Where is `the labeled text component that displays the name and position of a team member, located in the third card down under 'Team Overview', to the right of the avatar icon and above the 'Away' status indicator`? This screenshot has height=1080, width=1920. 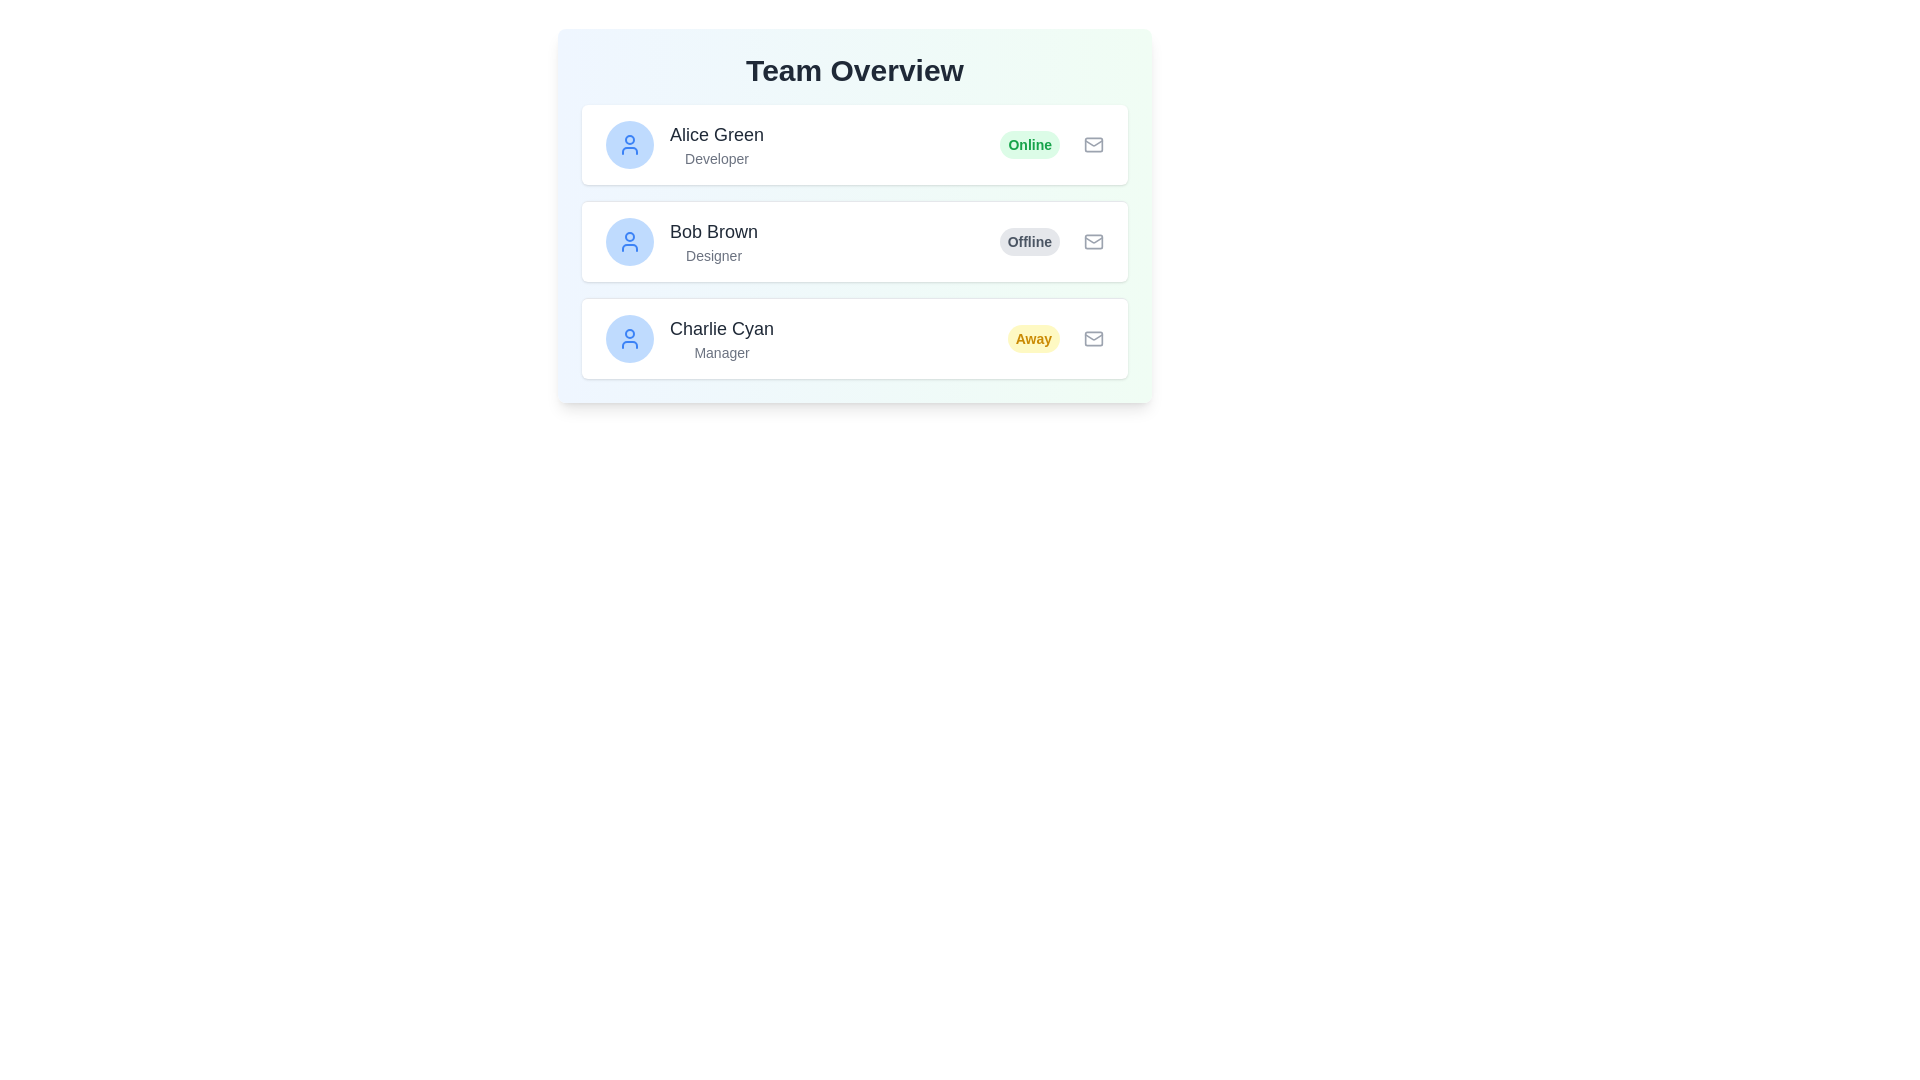
the labeled text component that displays the name and position of a team member, located in the third card down under 'Team Overview', to the right of the avatar icon and above the 'Away' status indicator is located at coordinates (721, 338).